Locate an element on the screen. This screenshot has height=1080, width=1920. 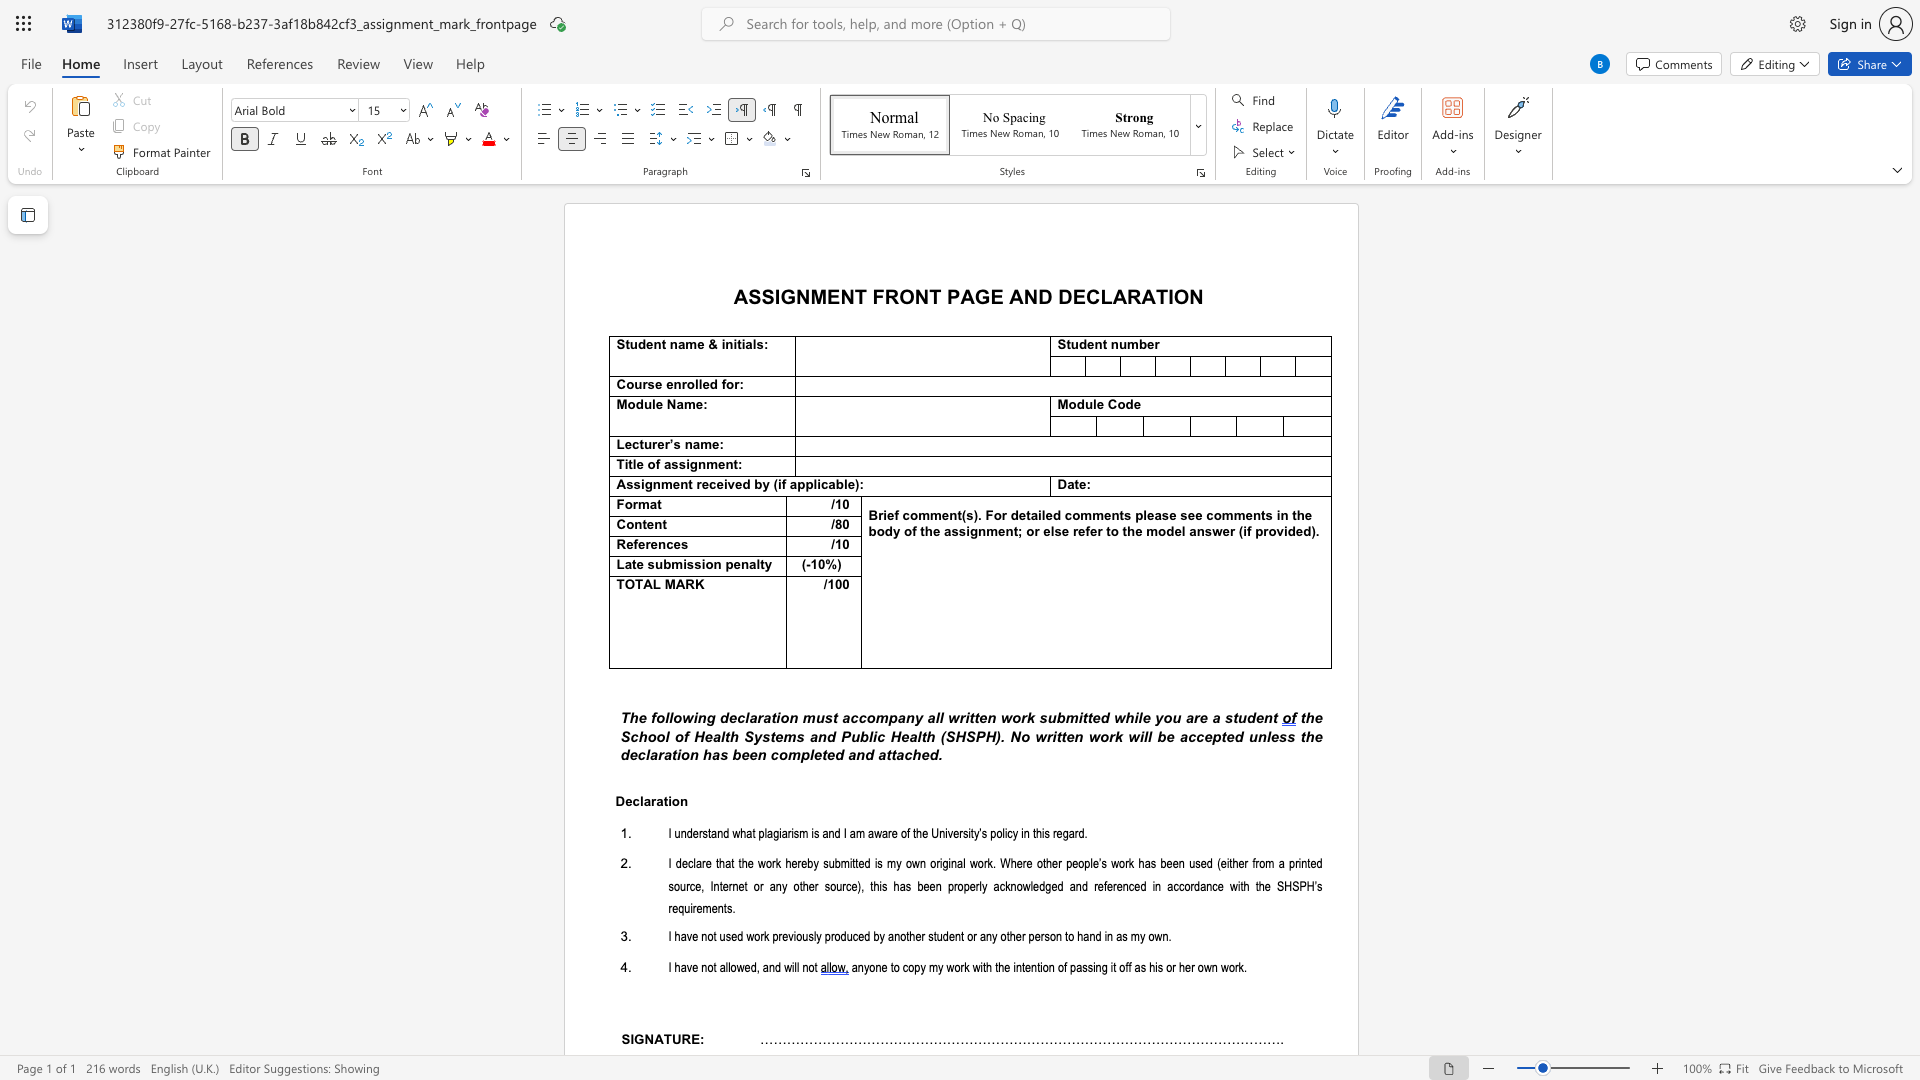
the 2th character "n" in the text is located at coordinates (1113, 343).